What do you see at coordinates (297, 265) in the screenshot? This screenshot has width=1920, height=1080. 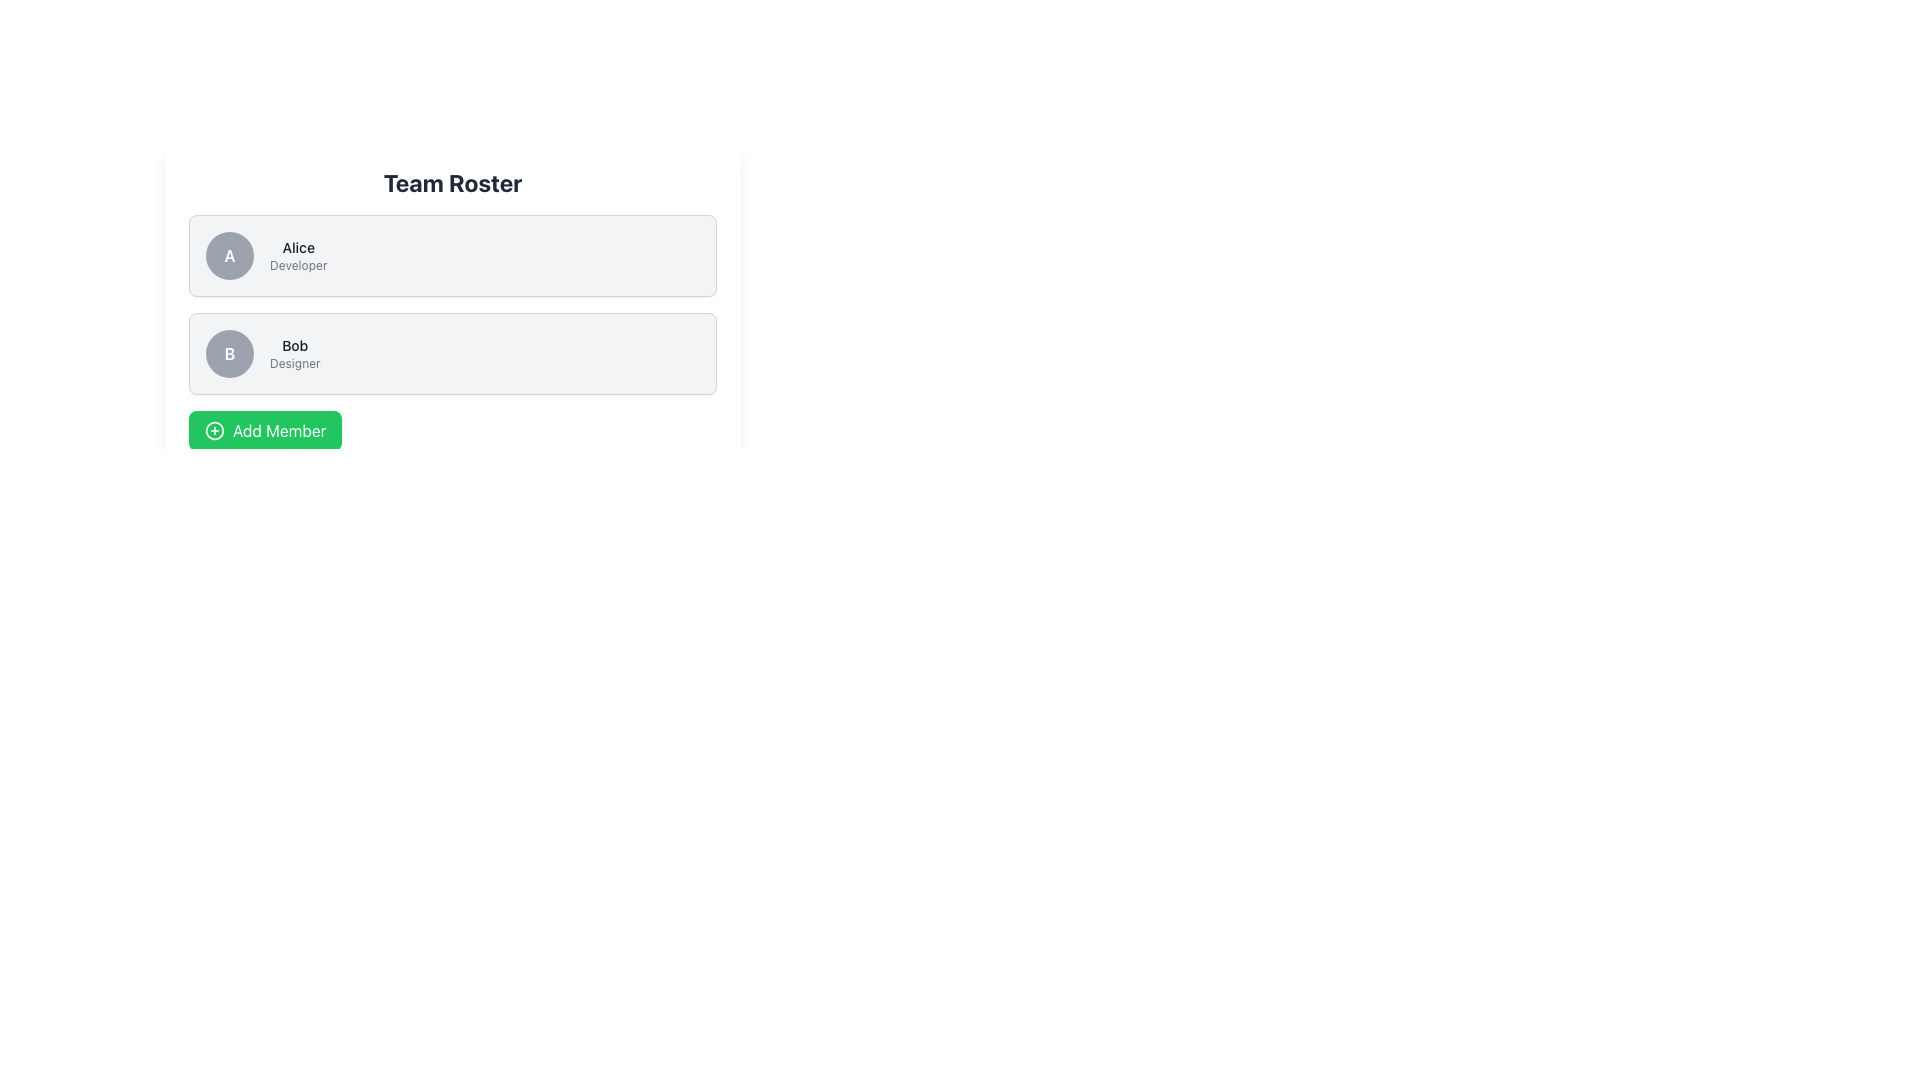 I see `the text label indicating 'Developer' for the individual named 'Alice', which is located directly beneath her name in the profile card` at bounding box center [297, 265].